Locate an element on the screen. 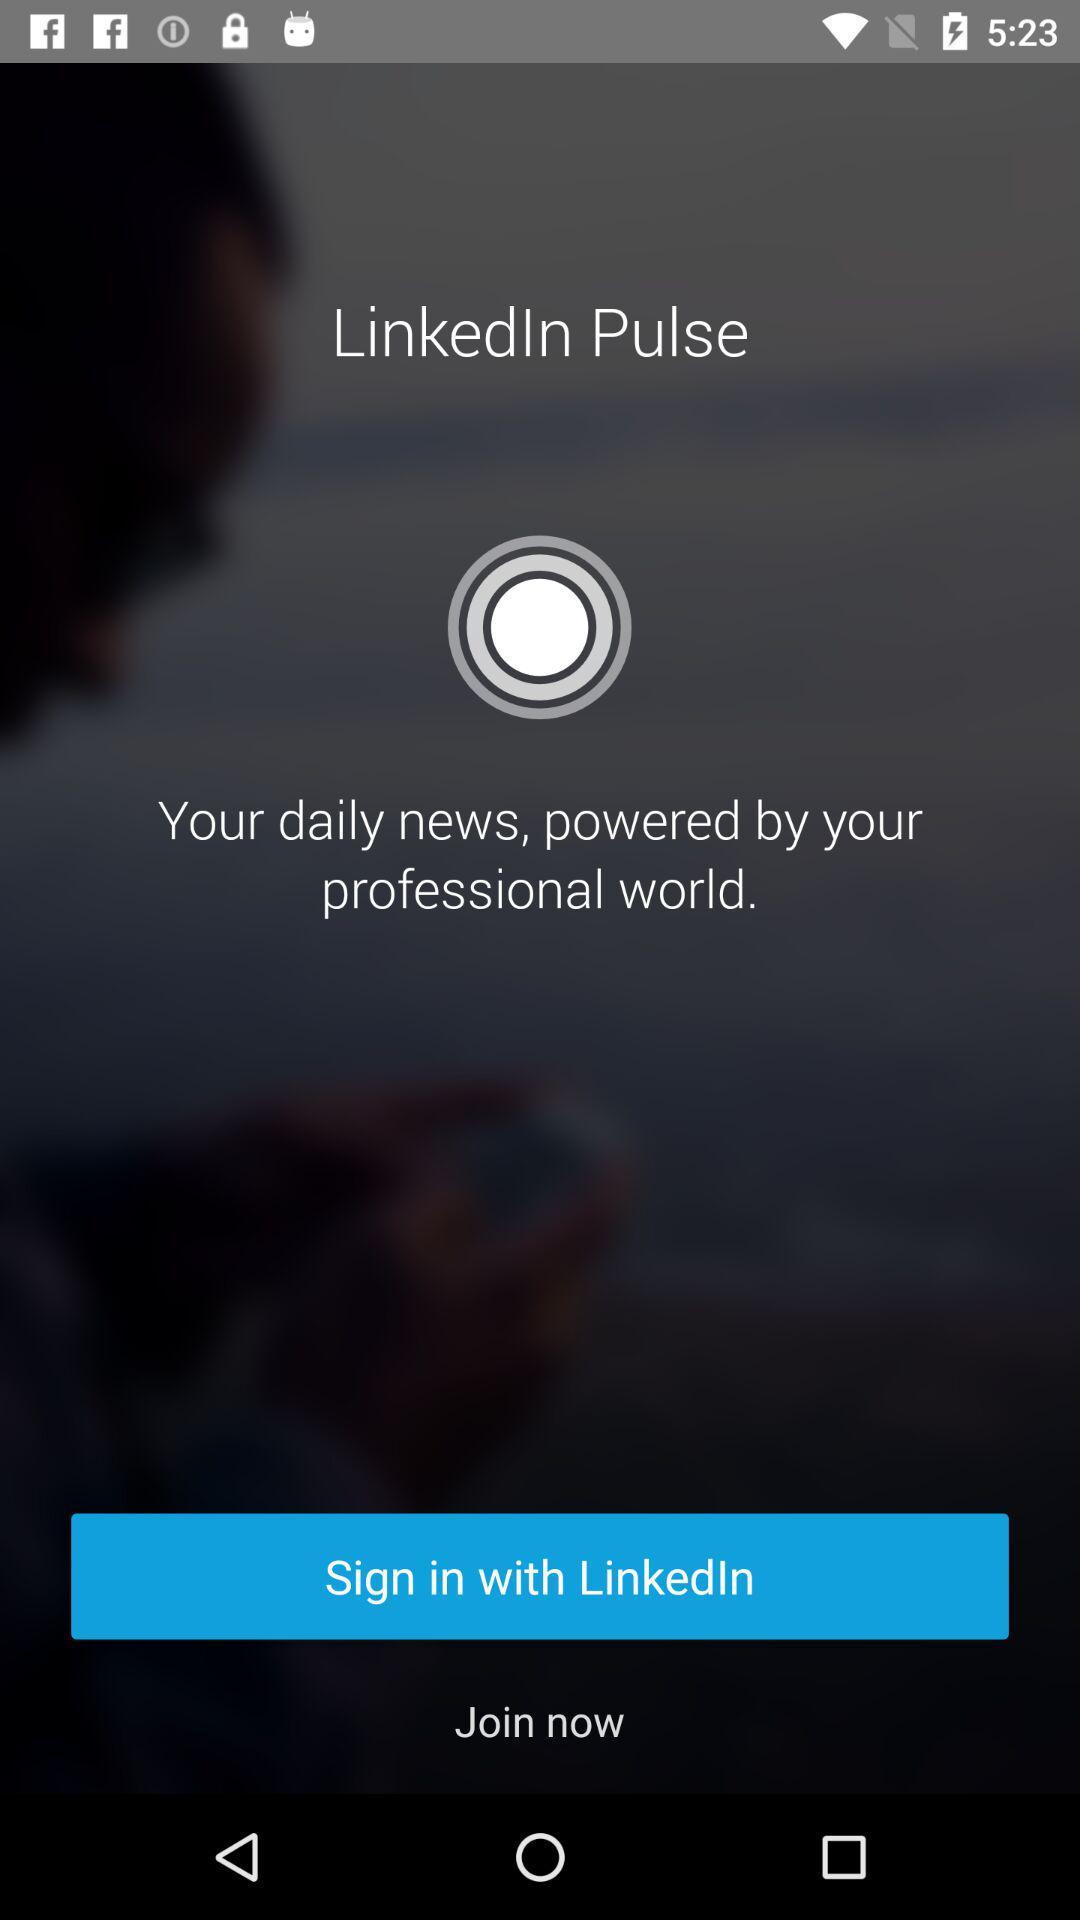 The height and width of the screenshot is (1920, 1080). join now icon is located at coordinates (538, 1719).